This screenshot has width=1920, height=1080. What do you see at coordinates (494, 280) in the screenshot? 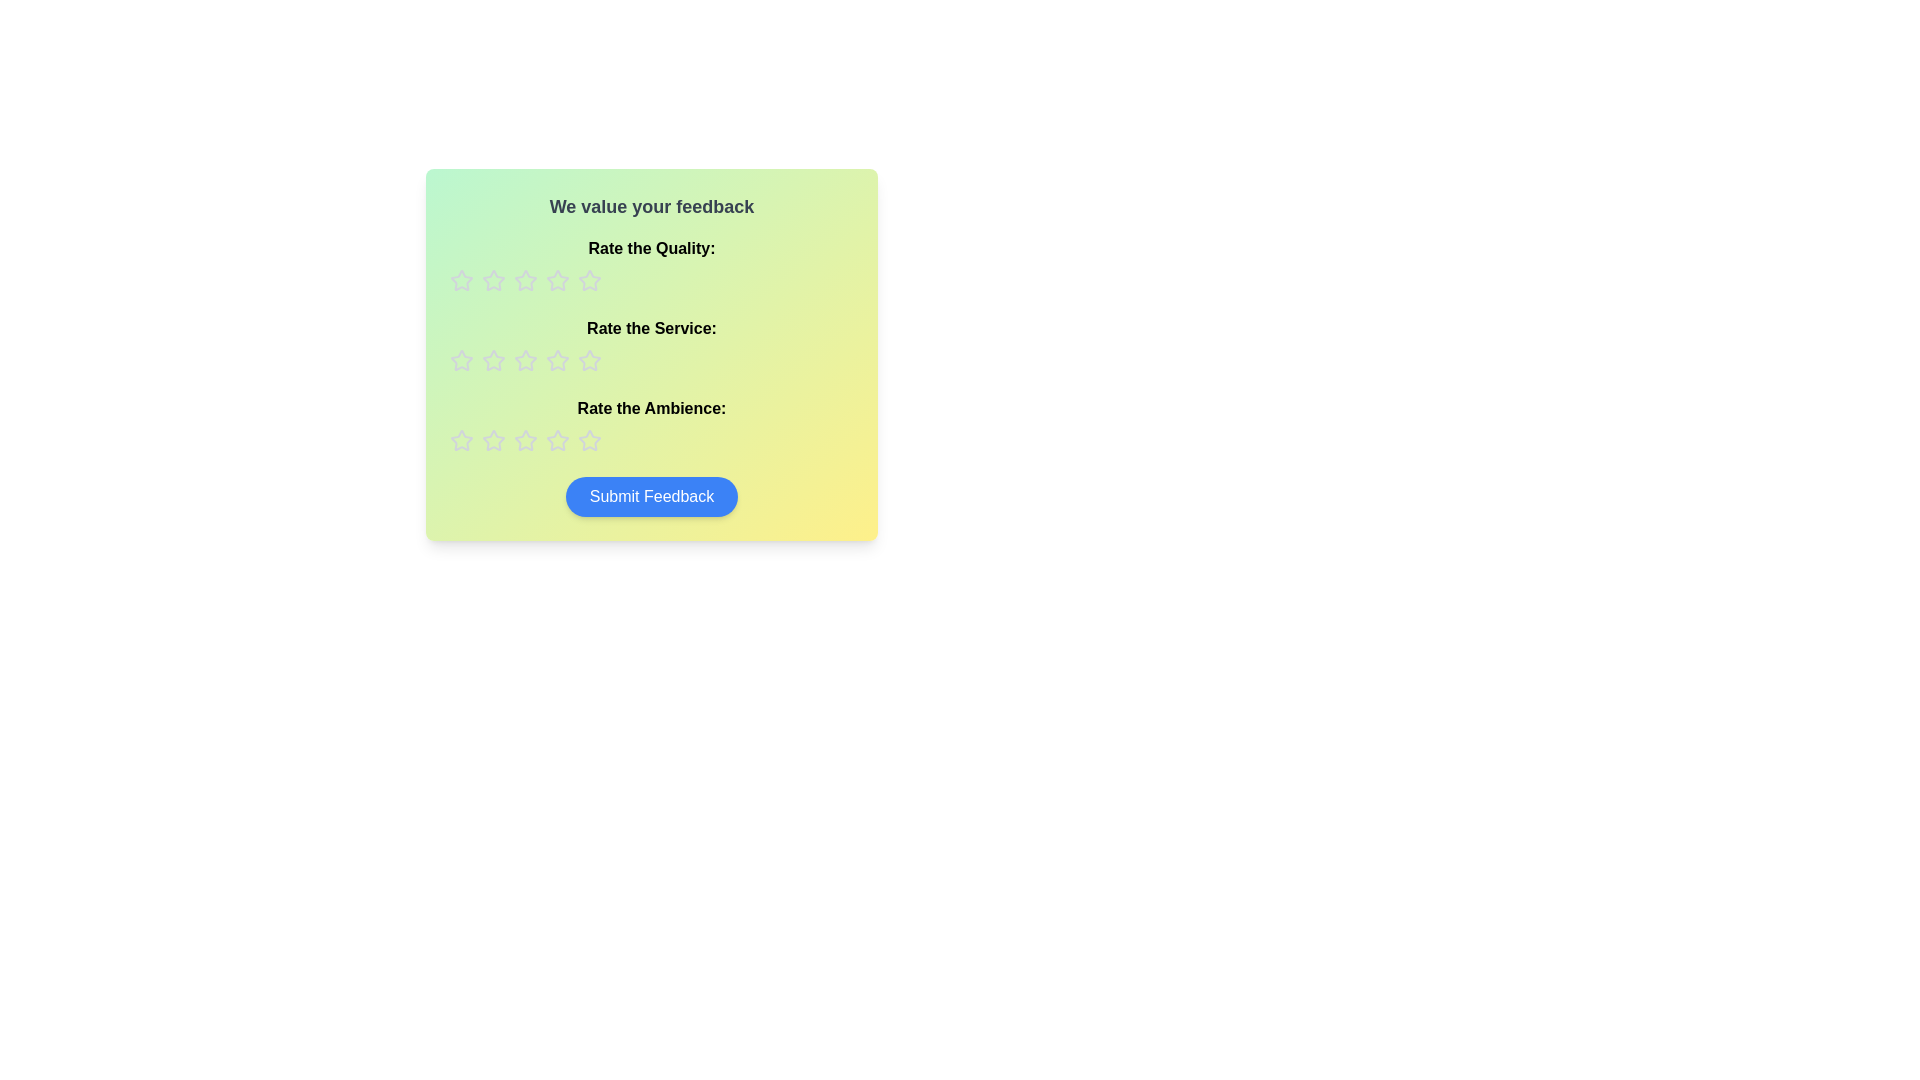
I see `the first star in the 'Rate the Quality' rating row to provide a rating of 1` at bounding box center [494, 280].